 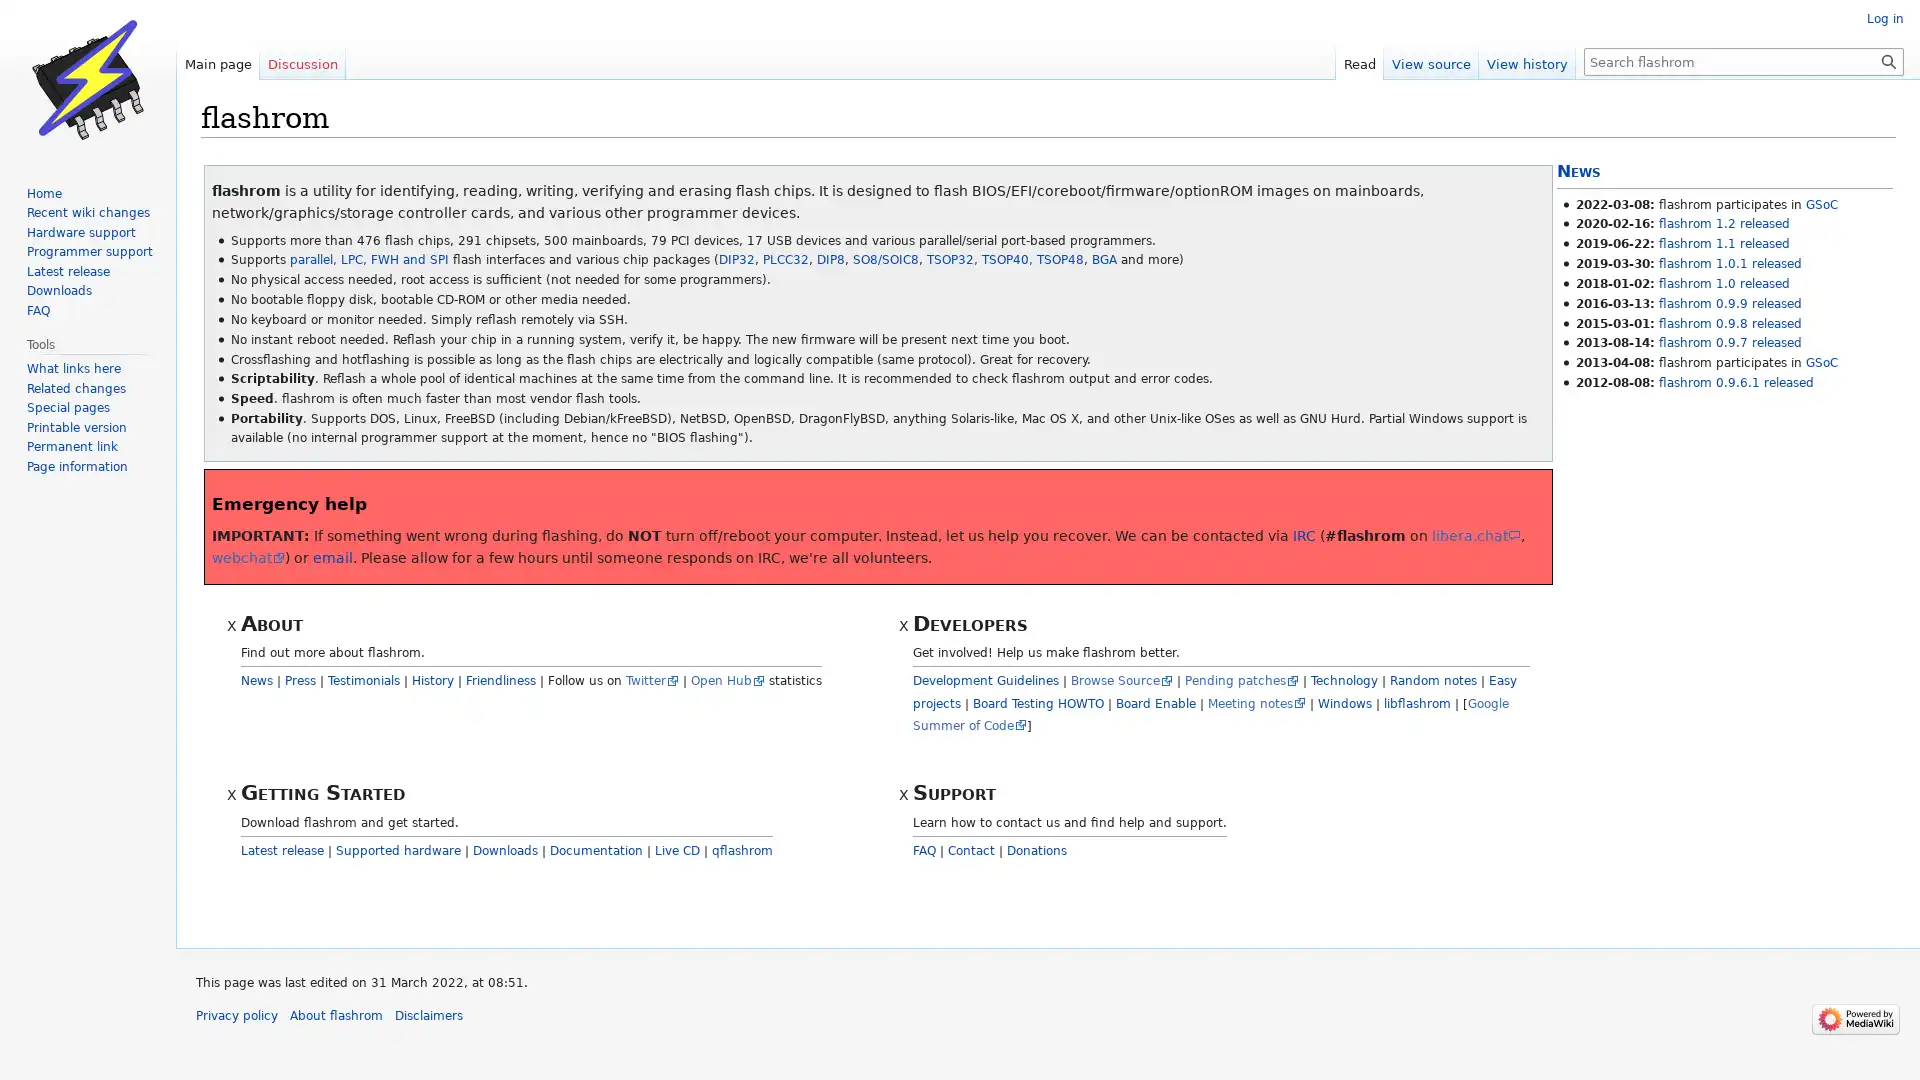 What do you see at coordinates (1888, 60) in the screenshot?
I see `Search` at bounding box center [1888, 60].